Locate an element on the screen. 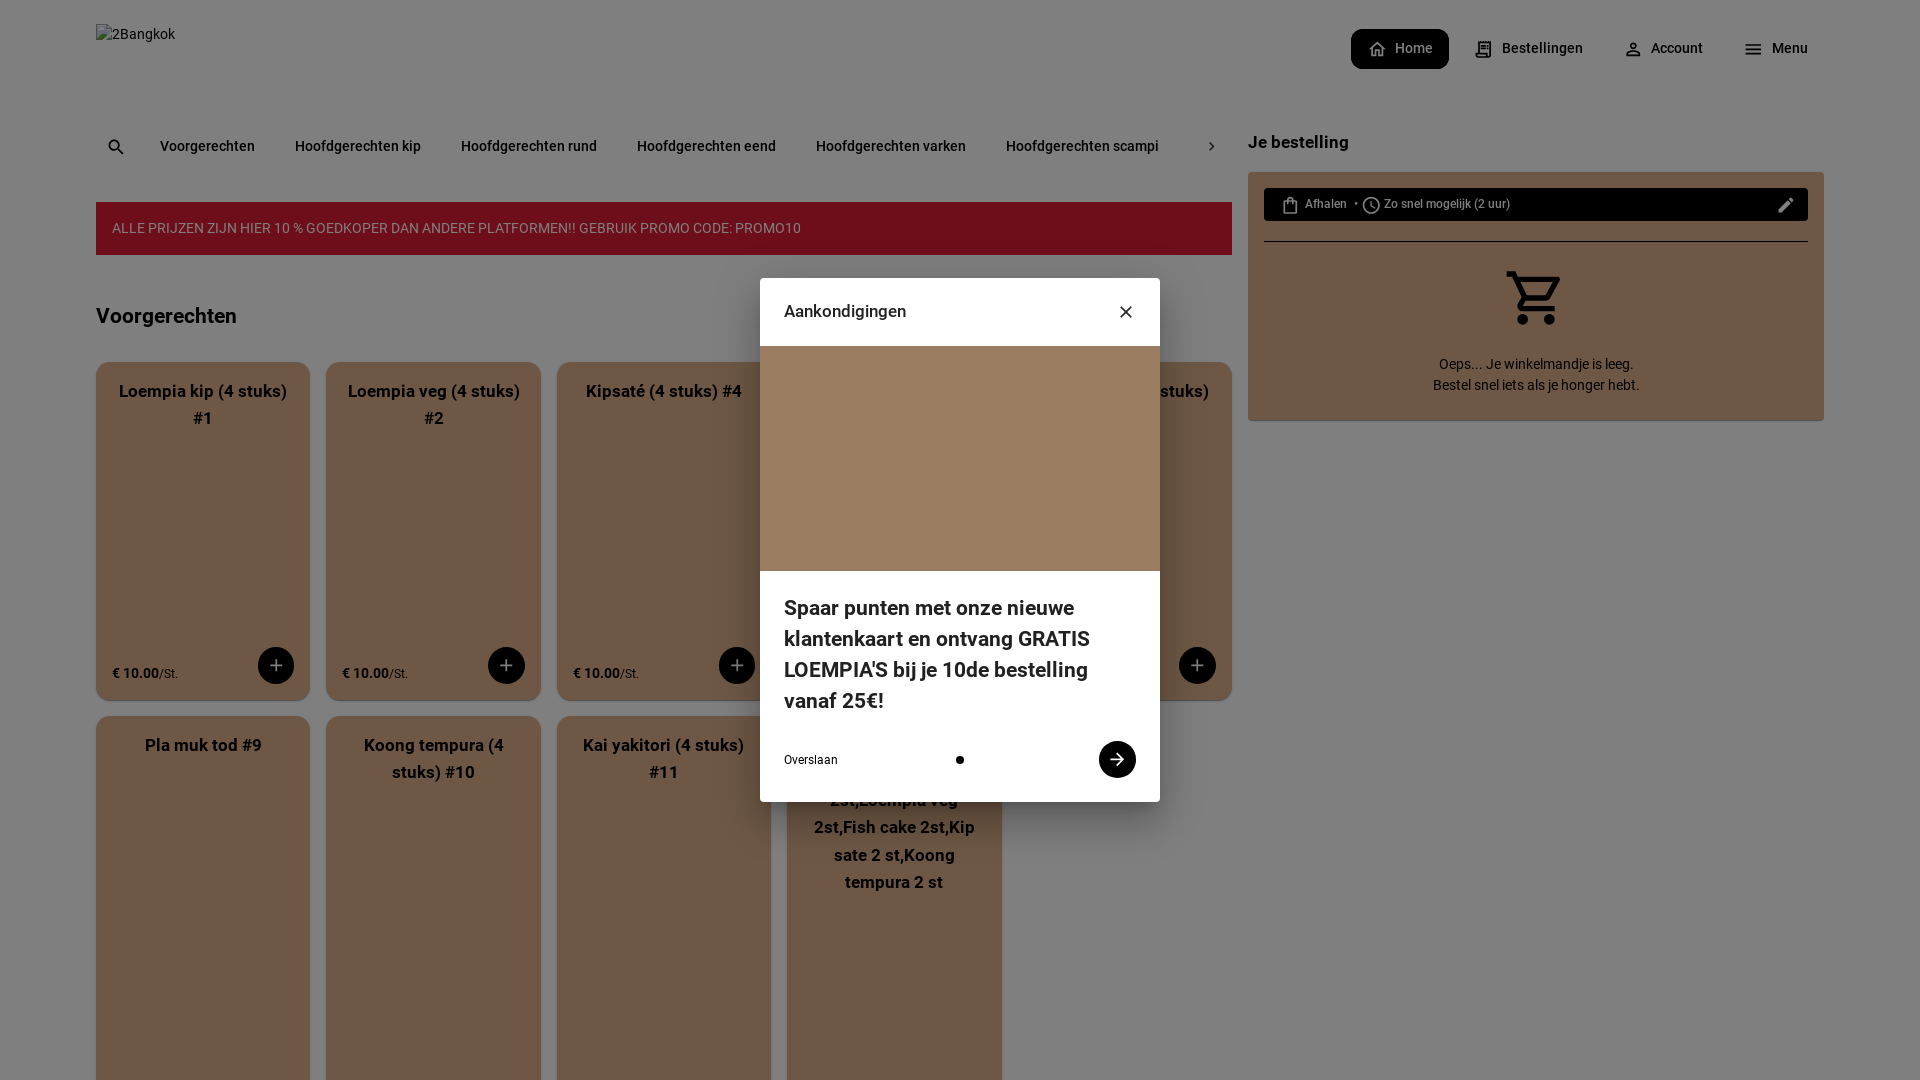 The height and width of the screenshot is (1080, 1920). 'Bestellingen' is located at coordinates (1457, 50).